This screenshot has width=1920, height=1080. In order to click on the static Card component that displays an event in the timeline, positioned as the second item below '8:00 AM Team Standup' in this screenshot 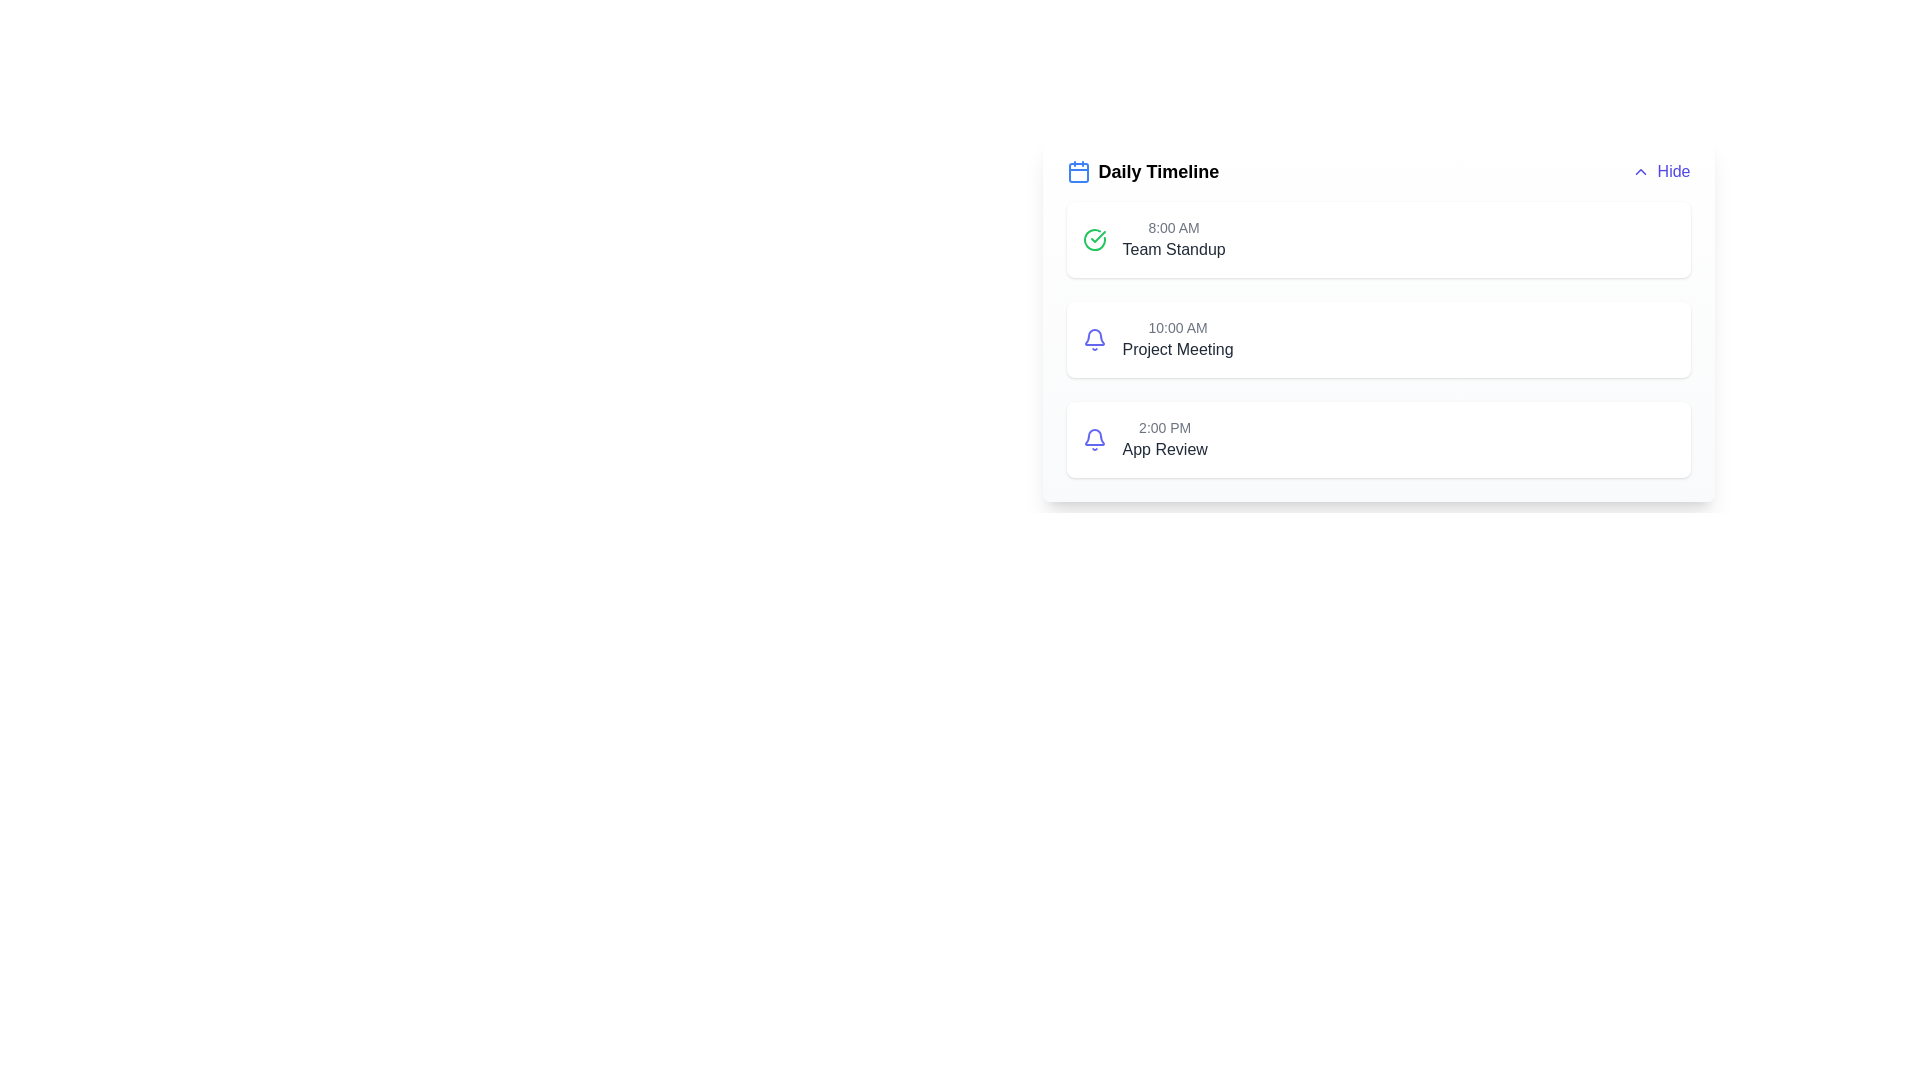, I will do `click(1377, 338)`.